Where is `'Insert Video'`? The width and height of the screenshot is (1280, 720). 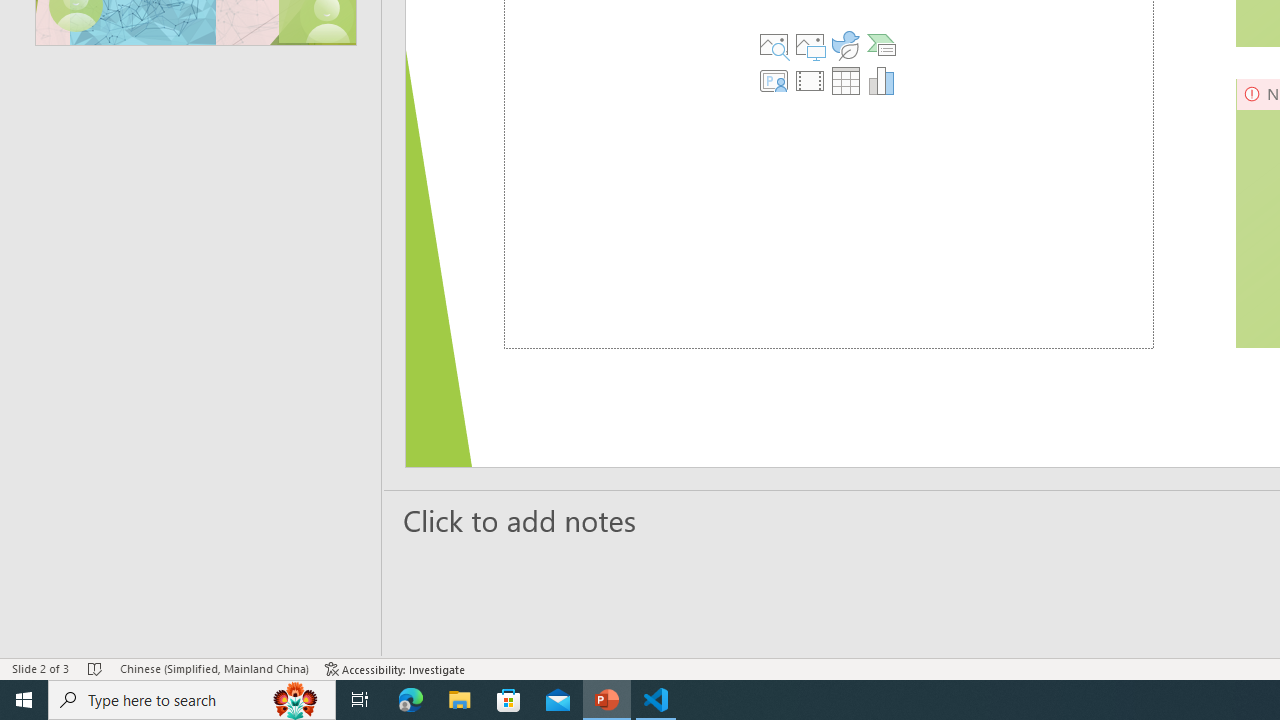
'Insert Video' is located at coordinates (809, 80).